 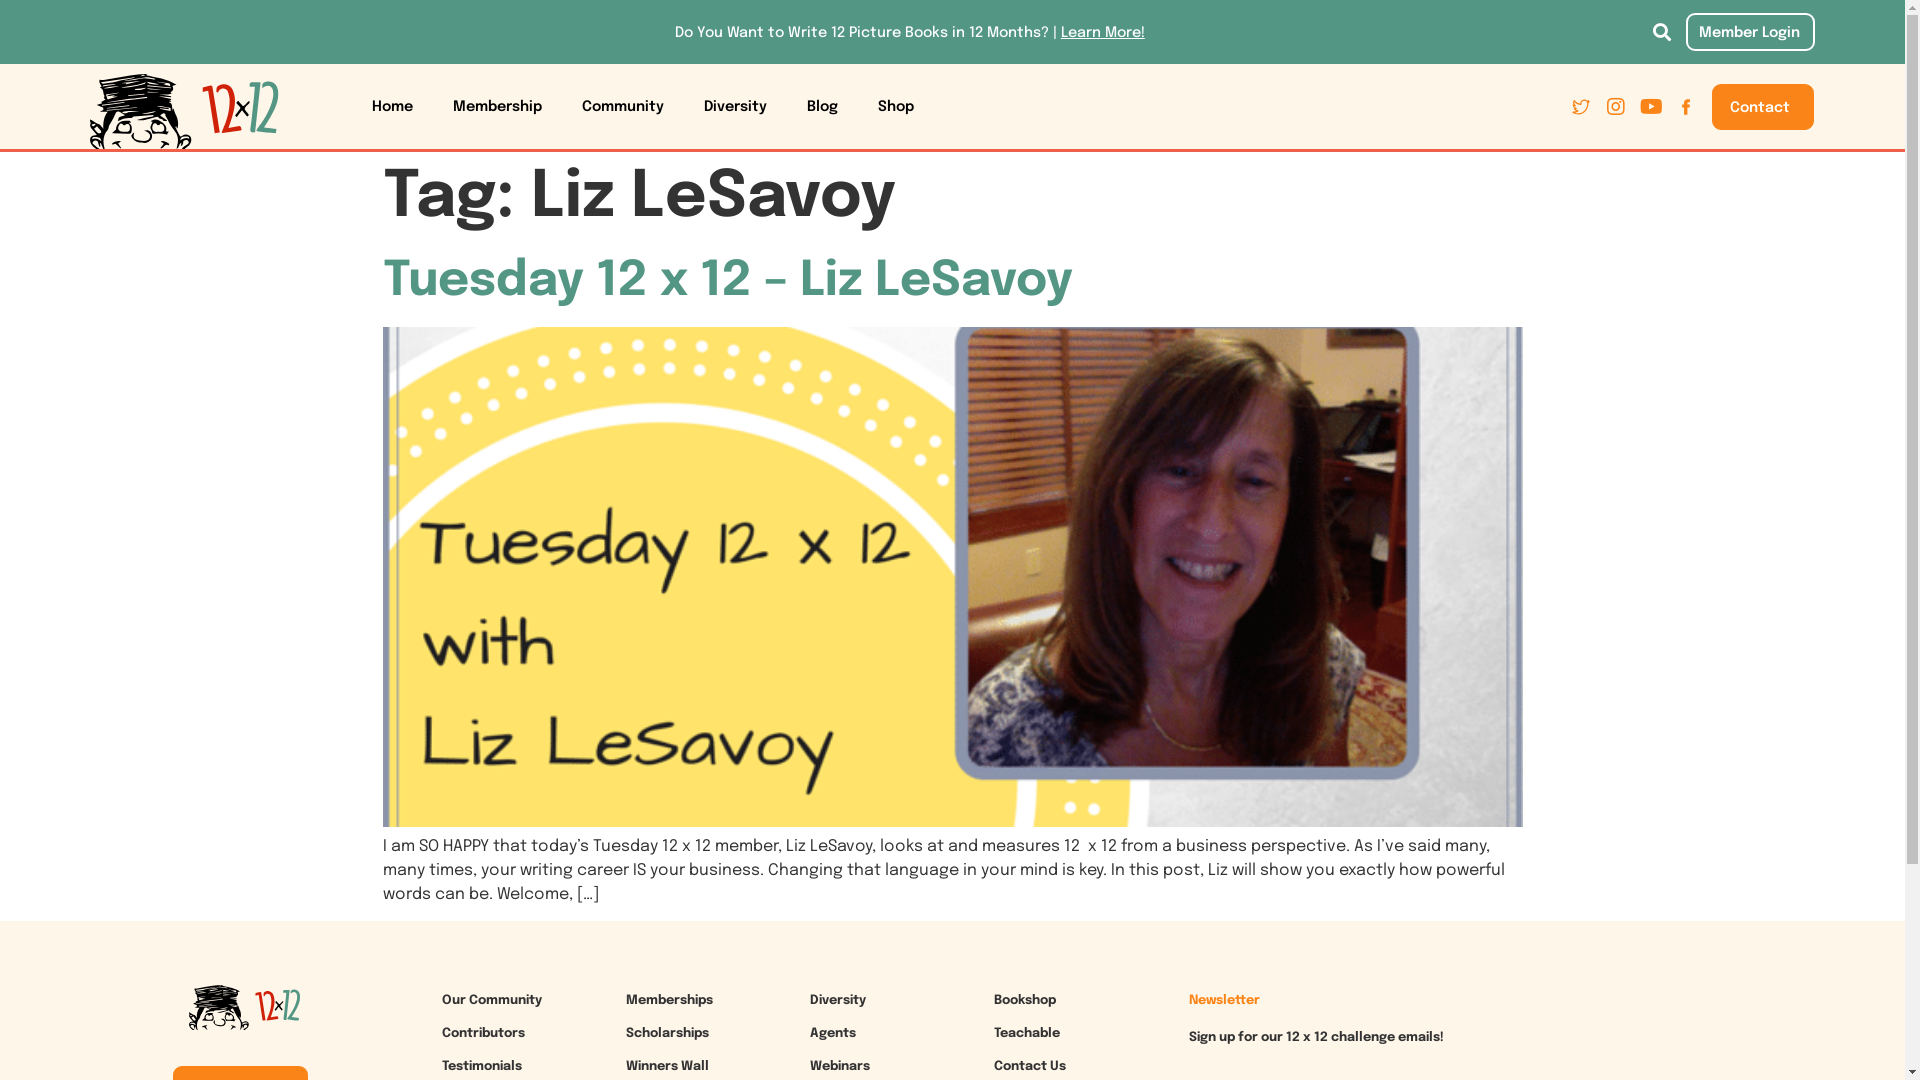 What do you see at coordinates (1762, 107) in the screenshot?
I see `'Contact'` at bounding box center [1762, 107].